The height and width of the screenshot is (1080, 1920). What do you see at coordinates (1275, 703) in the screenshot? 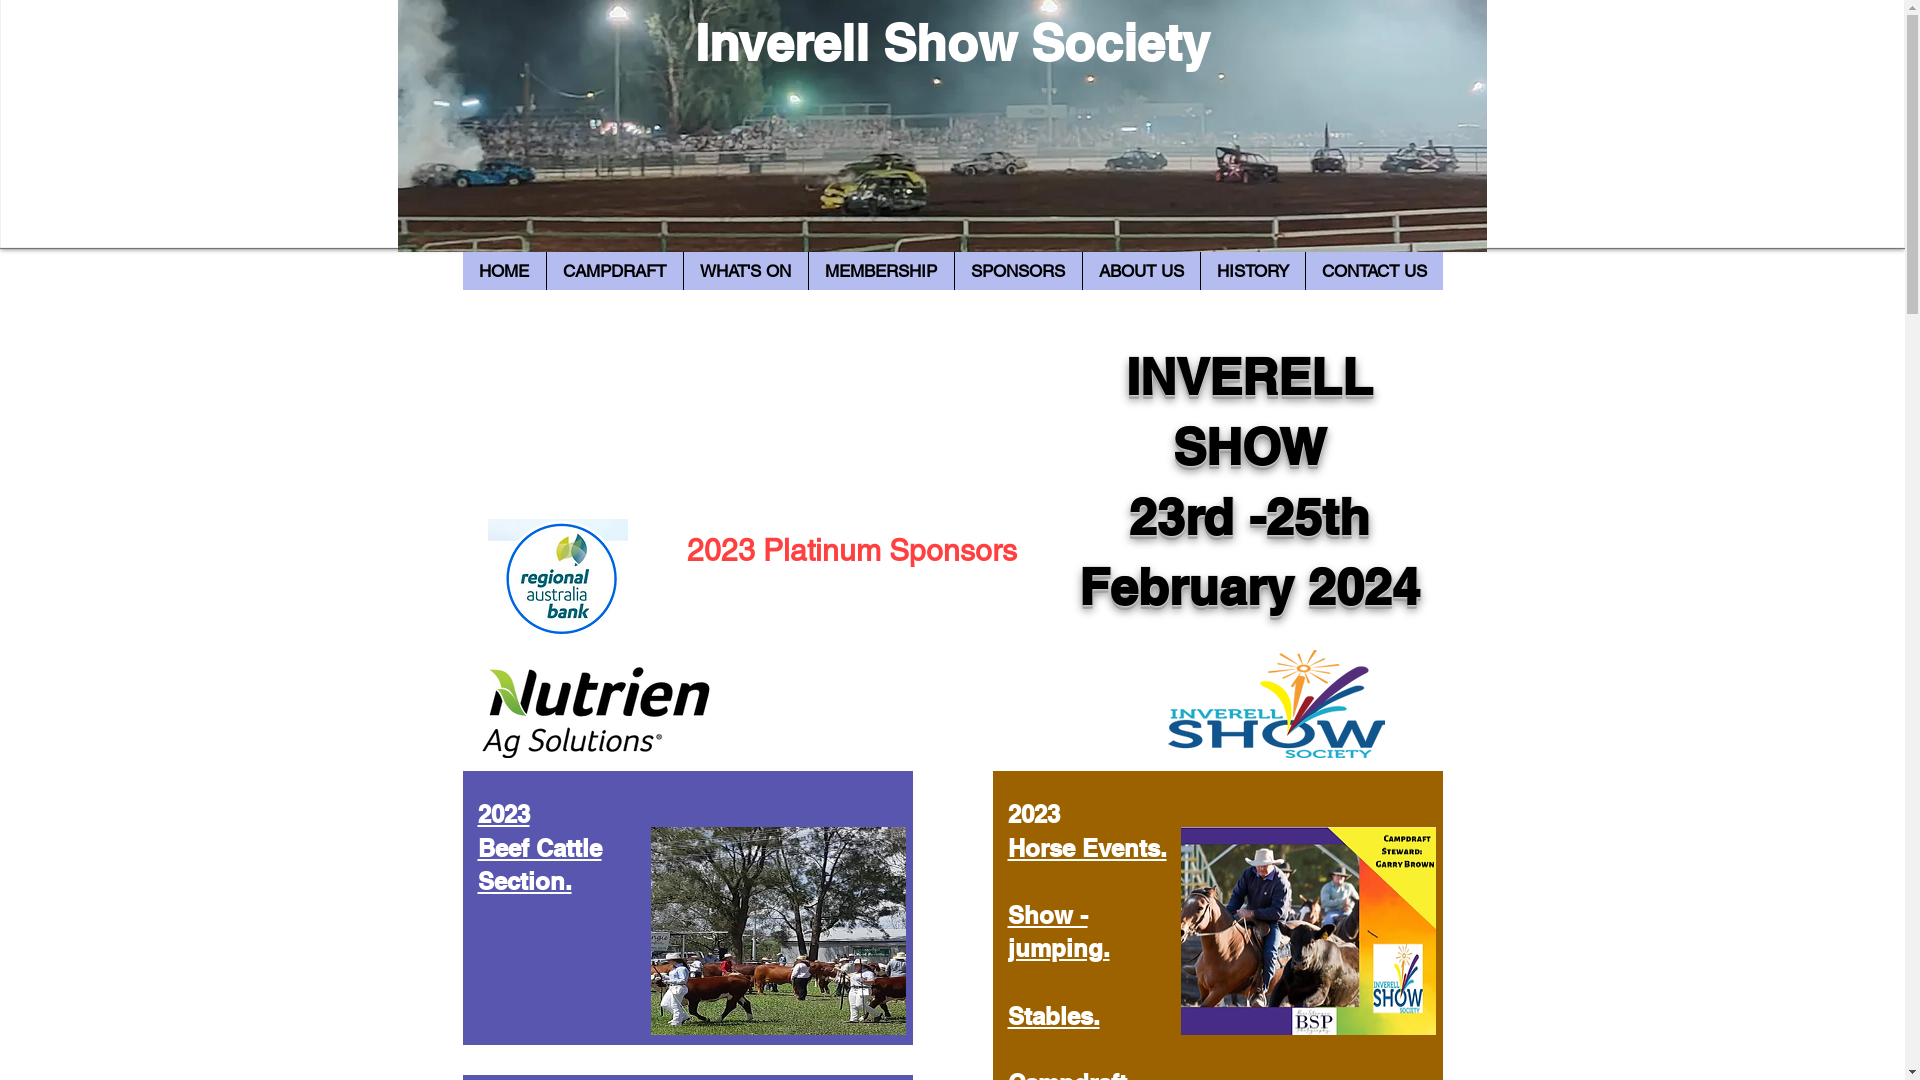
I see `'INVERELL SHOW logo.png'` at bounding box center [1275, 703].